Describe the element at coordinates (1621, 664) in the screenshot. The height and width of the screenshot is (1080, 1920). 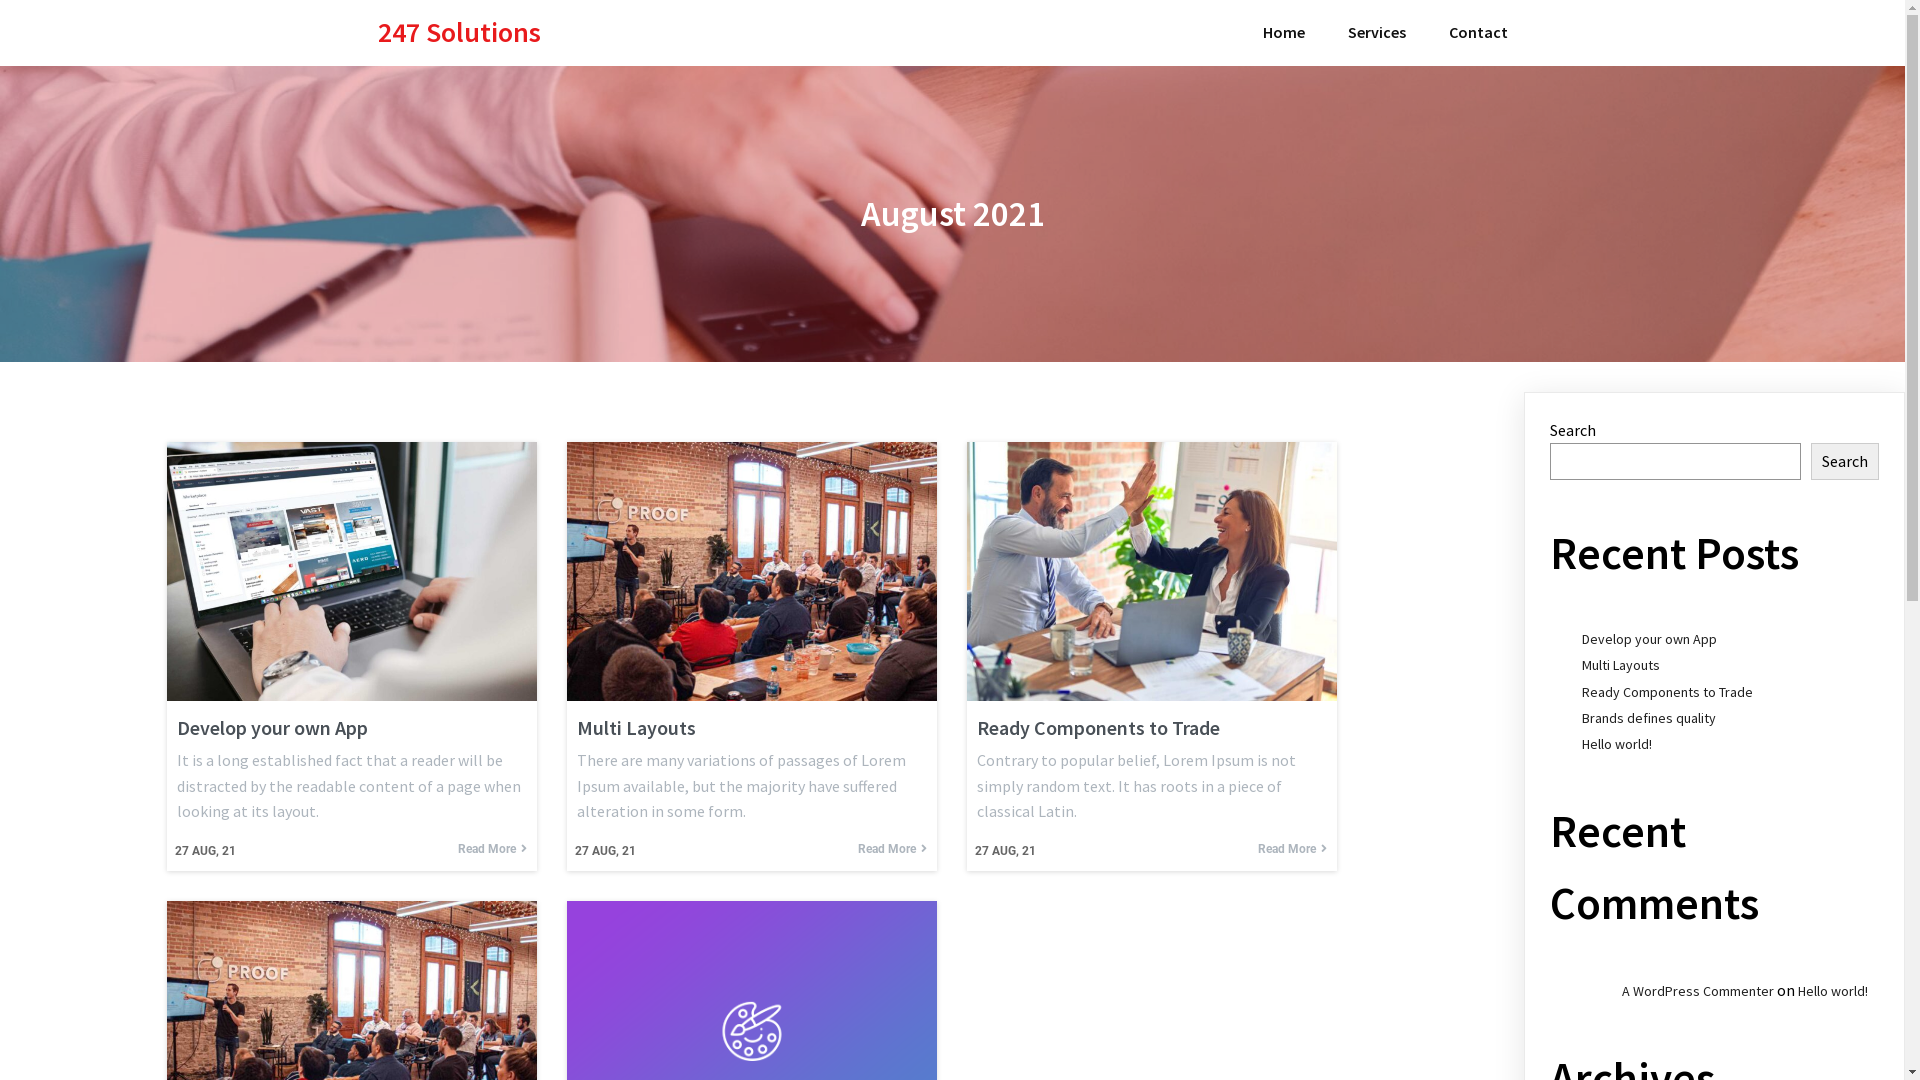
I see `'Multi Layouts'` at that location.